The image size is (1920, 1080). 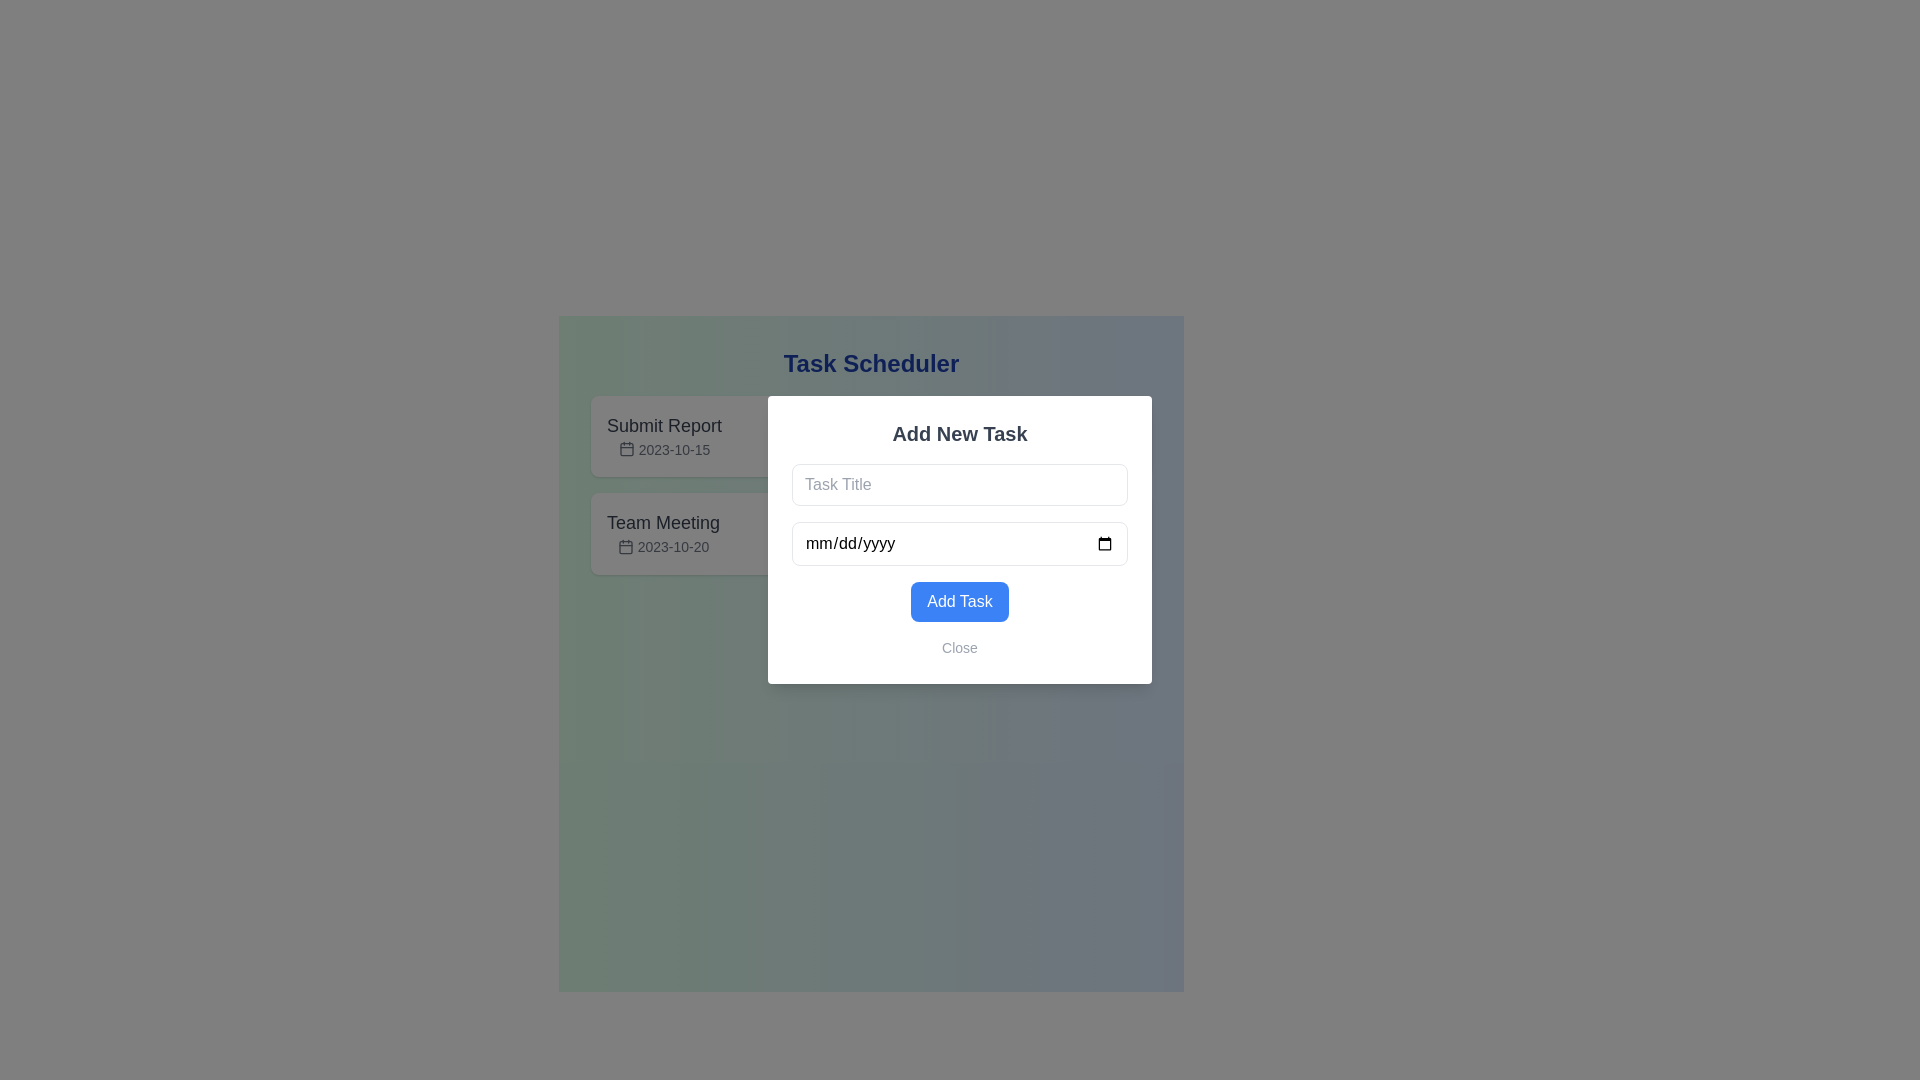 I want to click on the close button at the bottom of the modal dialog box, so click(x=960, y=648).